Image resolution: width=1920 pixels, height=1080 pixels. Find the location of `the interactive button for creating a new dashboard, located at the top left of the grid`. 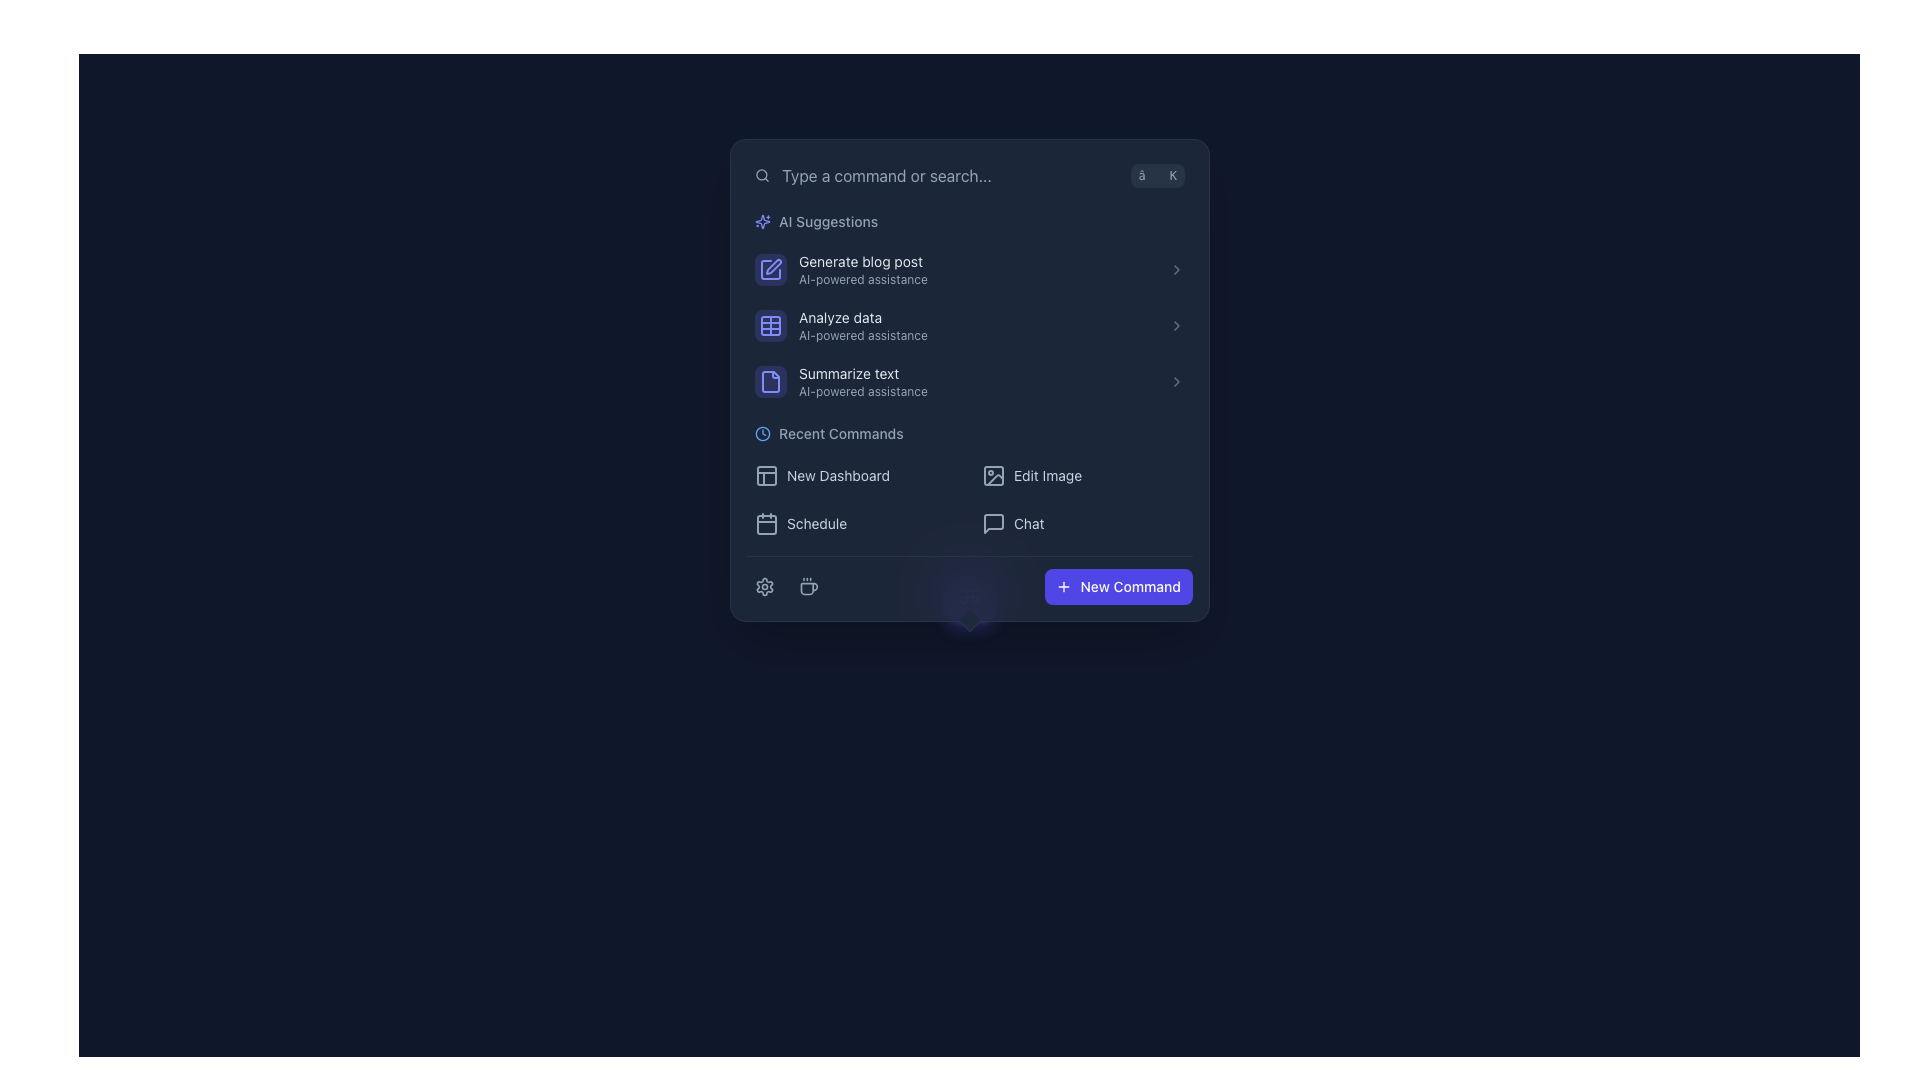

the interactive button for creating a new dashboard, located at the top left of the grid is located at coordinates (855, 475).